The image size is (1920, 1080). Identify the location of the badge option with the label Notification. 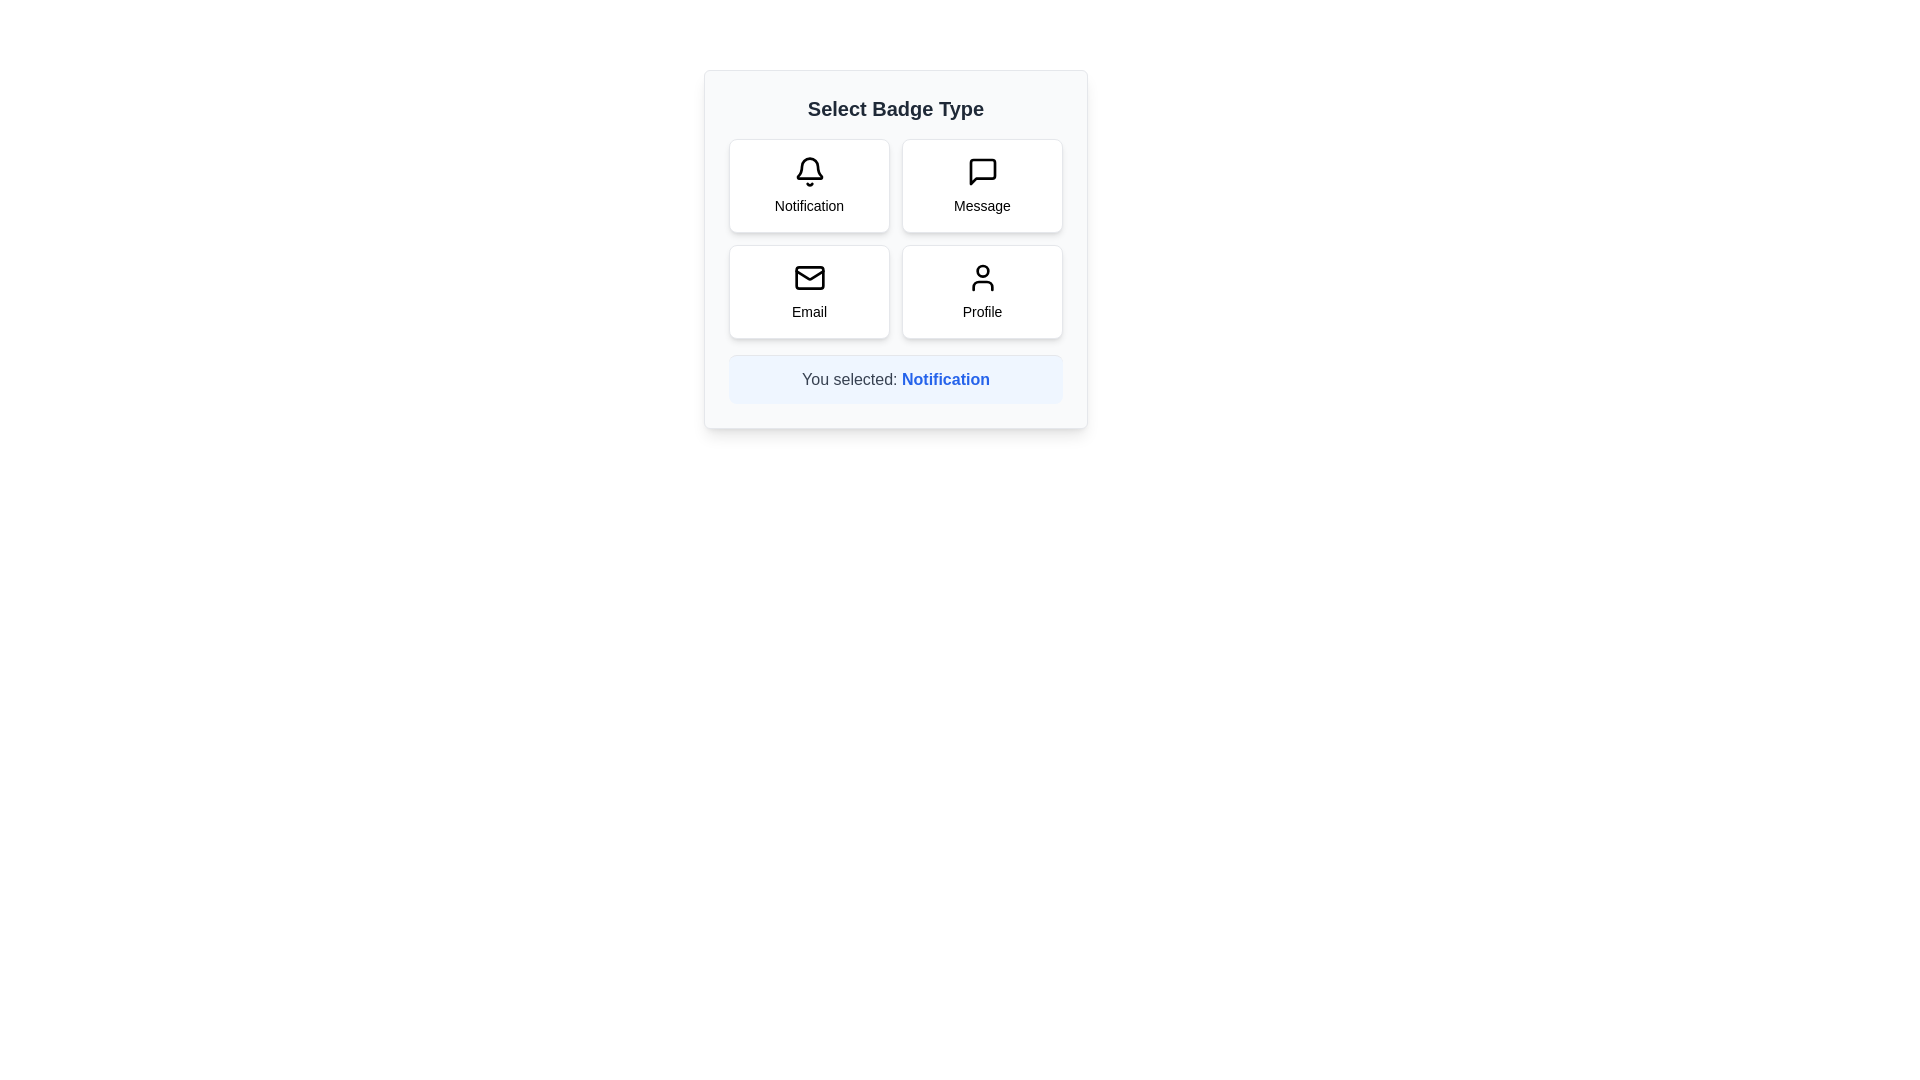
(809, 185).